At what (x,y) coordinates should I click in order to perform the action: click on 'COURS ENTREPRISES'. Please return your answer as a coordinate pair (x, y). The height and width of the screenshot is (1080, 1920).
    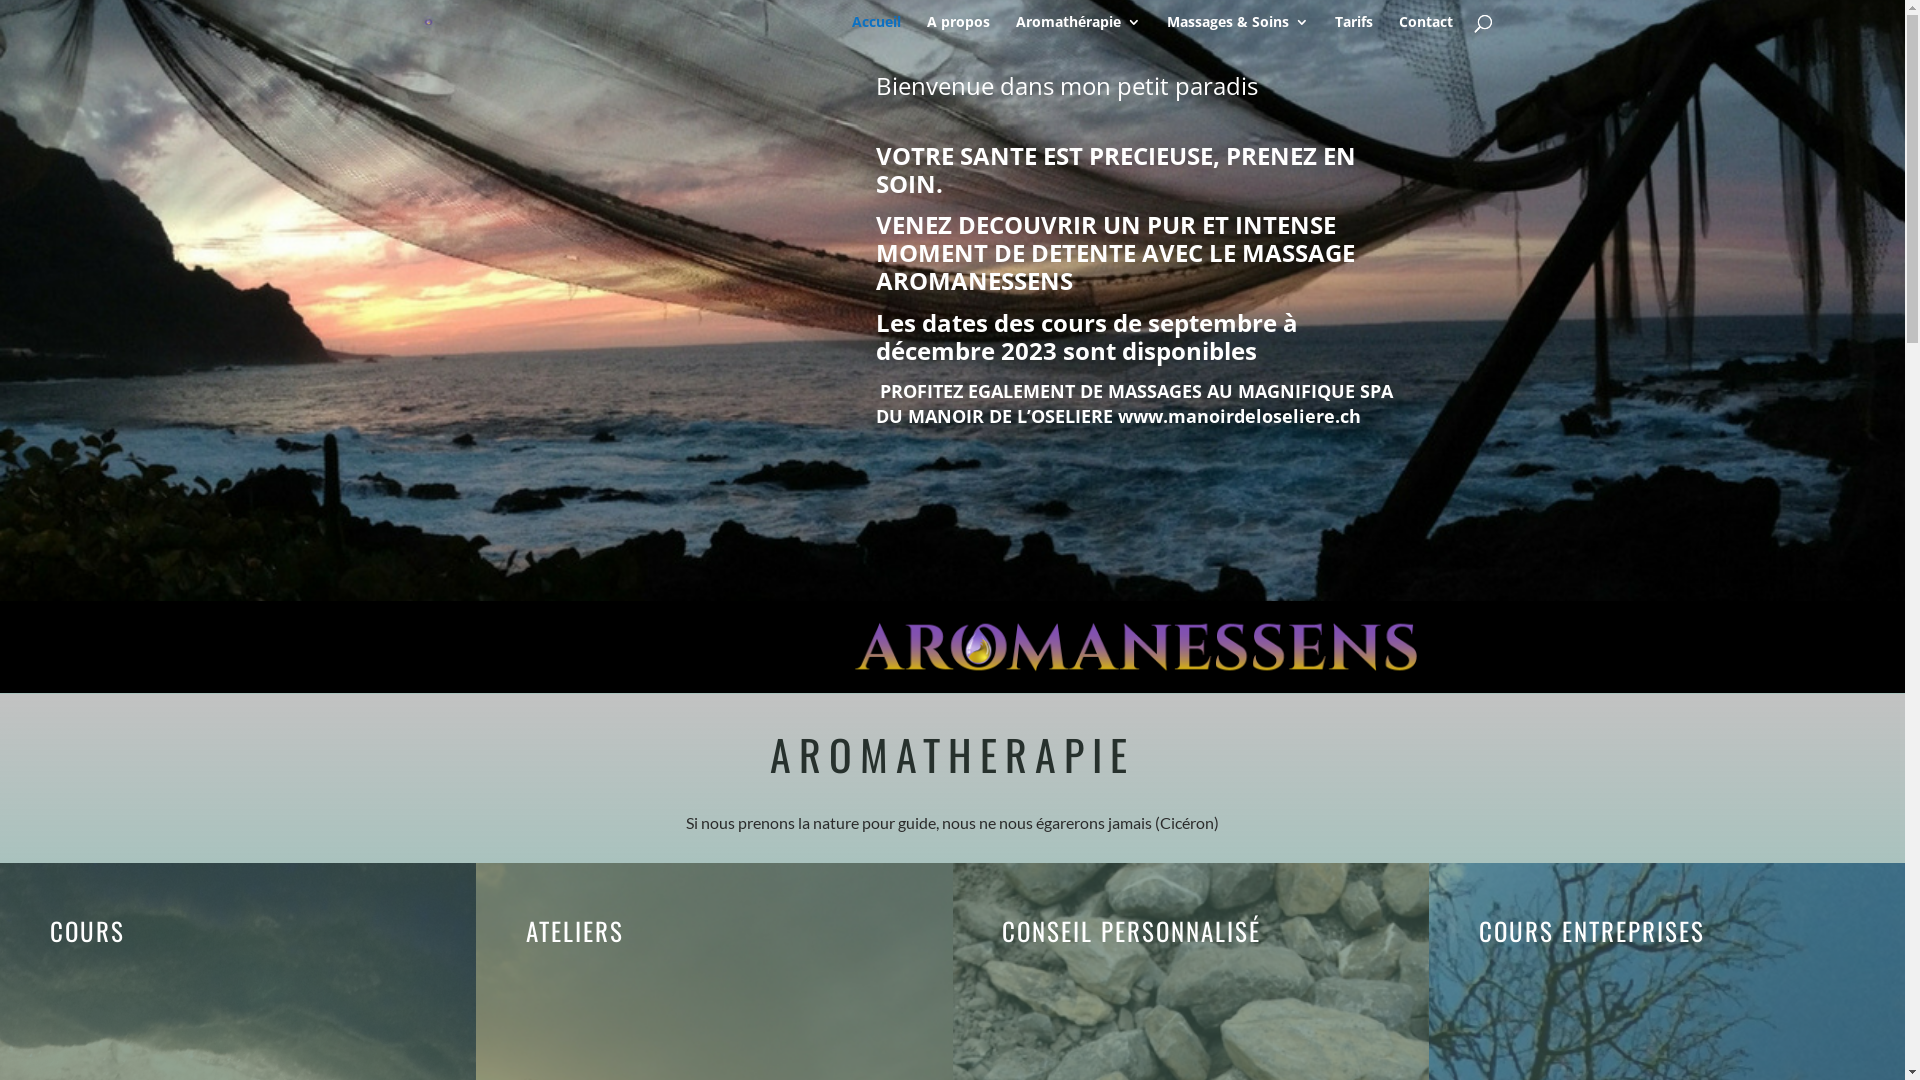
    Looking at the image, I should click on (1591, 930).